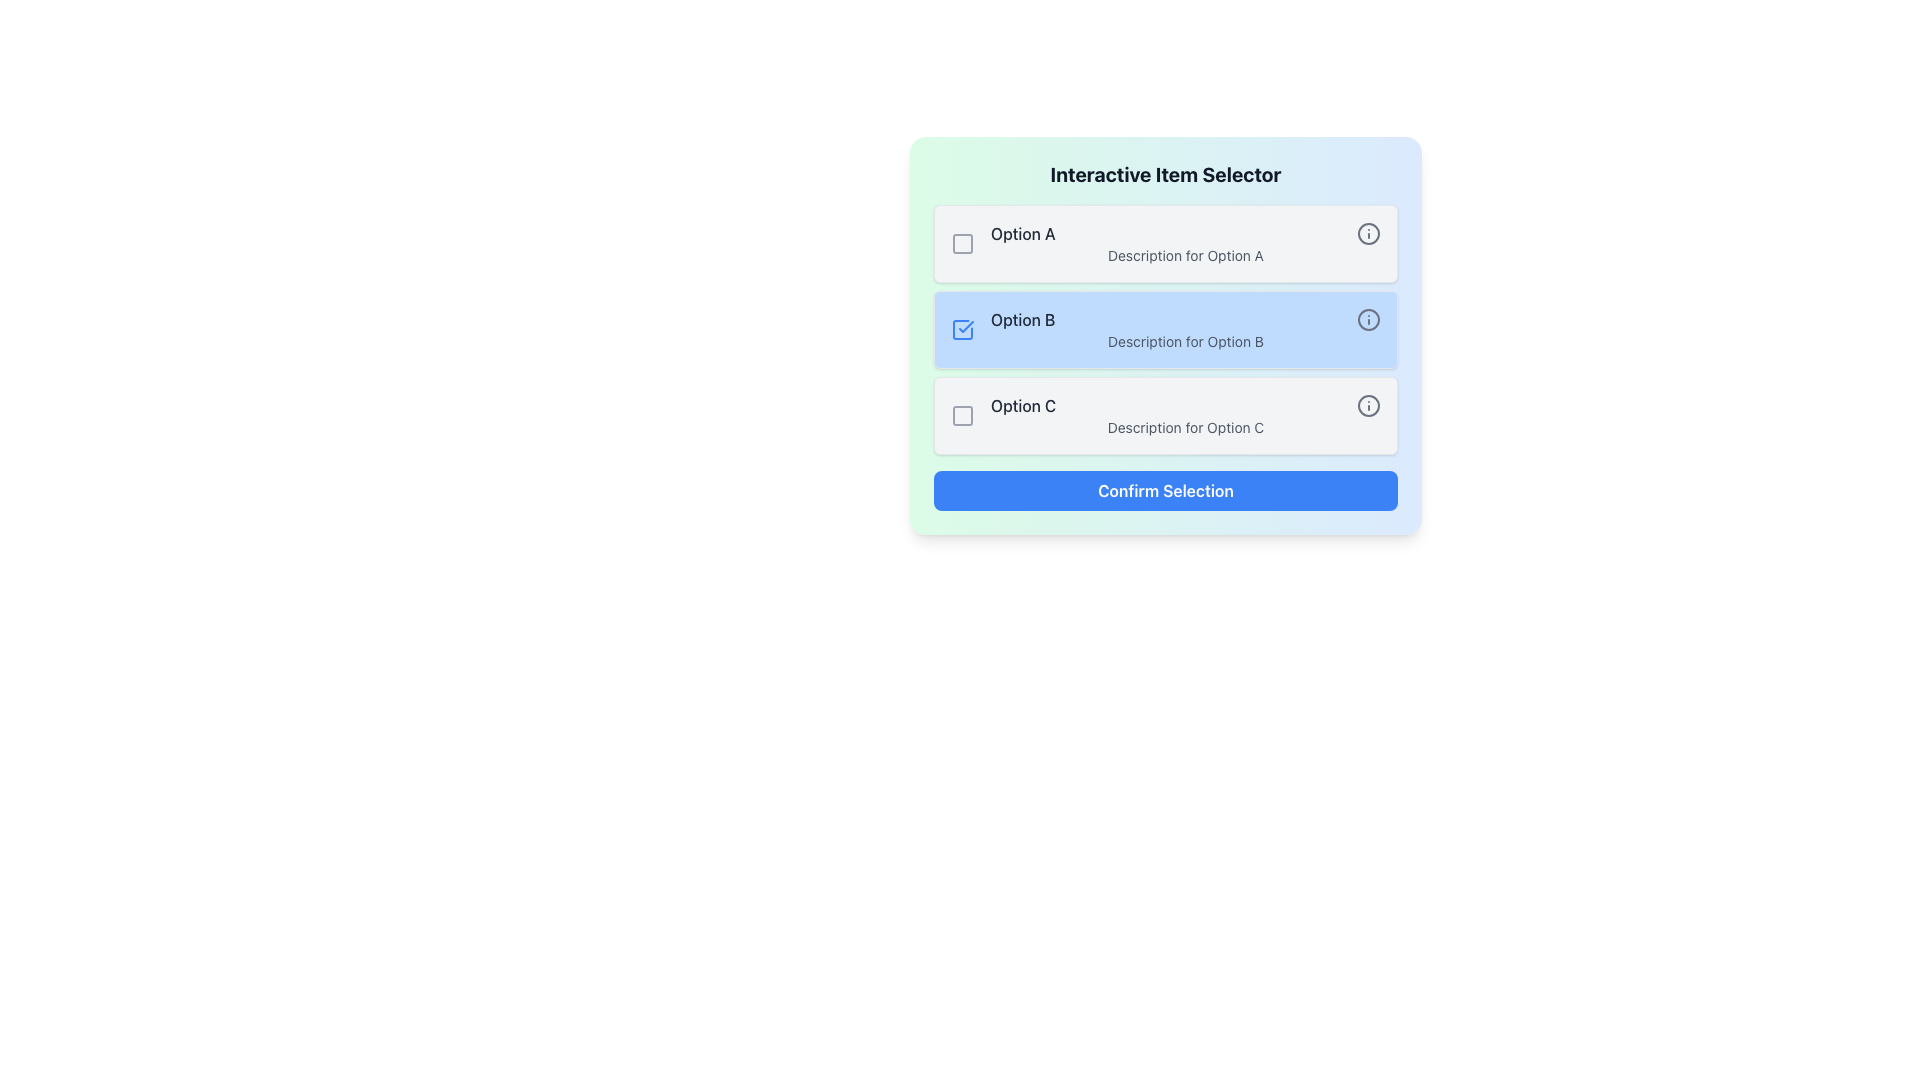 Image resolution: width=1920 pixels, height=1080 pixels. Describe the element at coordinates (1367, 405) in the screenshot. I see `the small circular icon with a gray outline and an inner 'i' symbol, located to the far right of the row labeled 'Option C'` at that location.